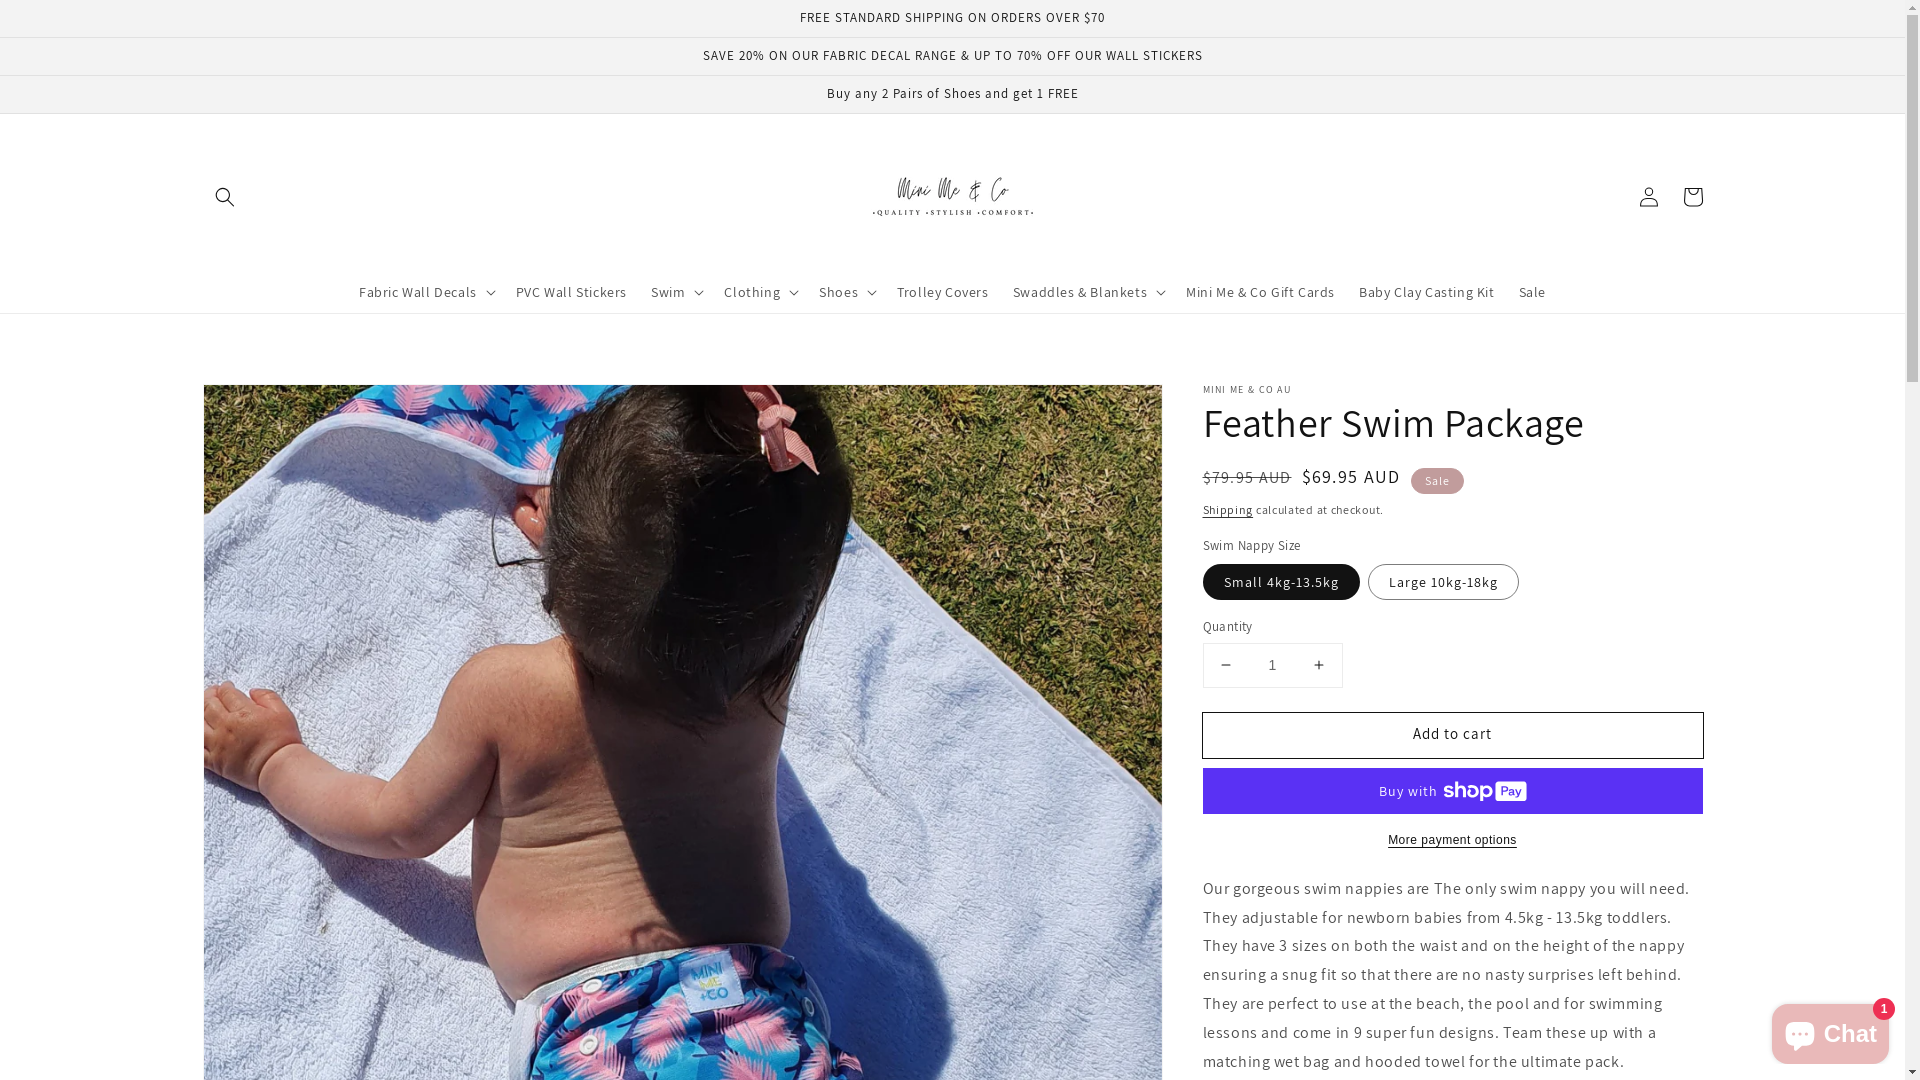  Describe the element at coordinates (1318, 665) in the screenshot. I see `'Increase quantity for Feather Swim Package'` at that location.